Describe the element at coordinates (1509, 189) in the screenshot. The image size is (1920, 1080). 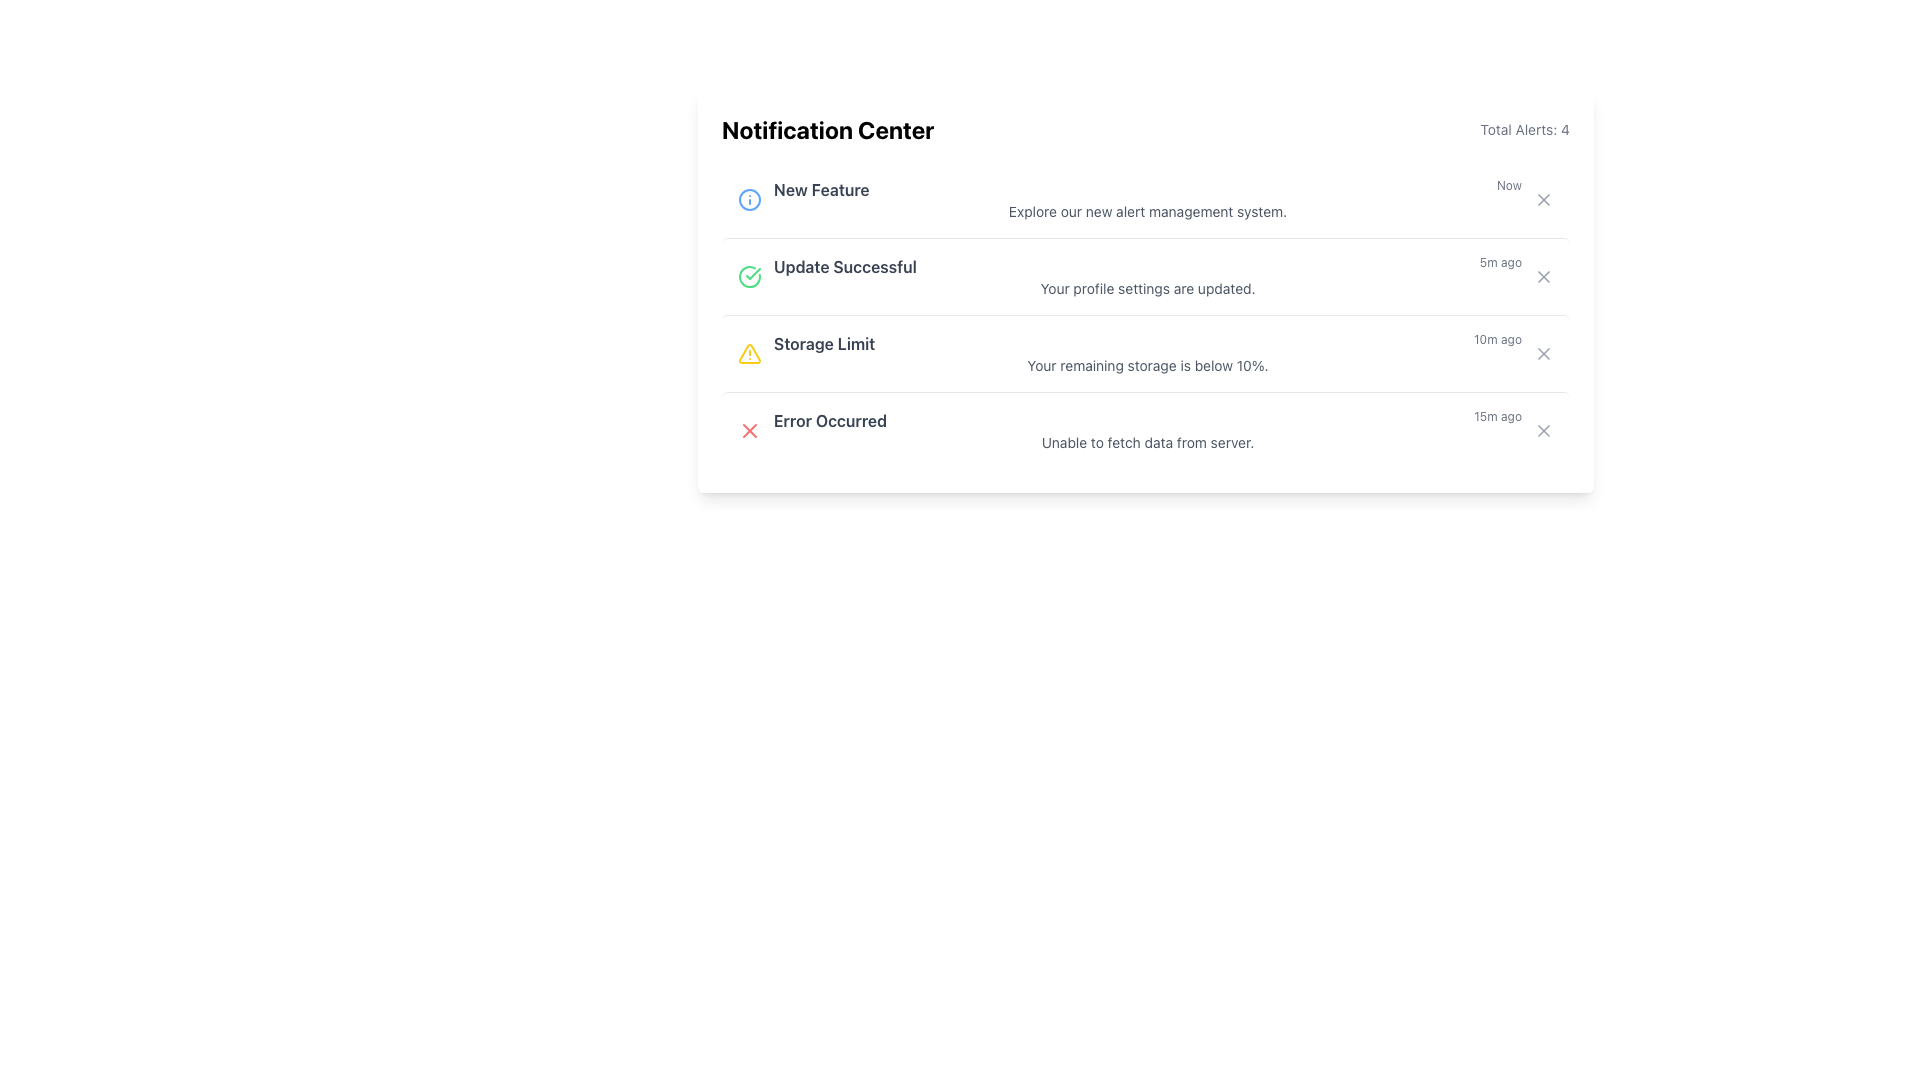
I see `the text label displaying 'Now' in small, grey font, located near the top-right side of the notification interface, adjacent to the 'New Feature' notification entry` at that location.